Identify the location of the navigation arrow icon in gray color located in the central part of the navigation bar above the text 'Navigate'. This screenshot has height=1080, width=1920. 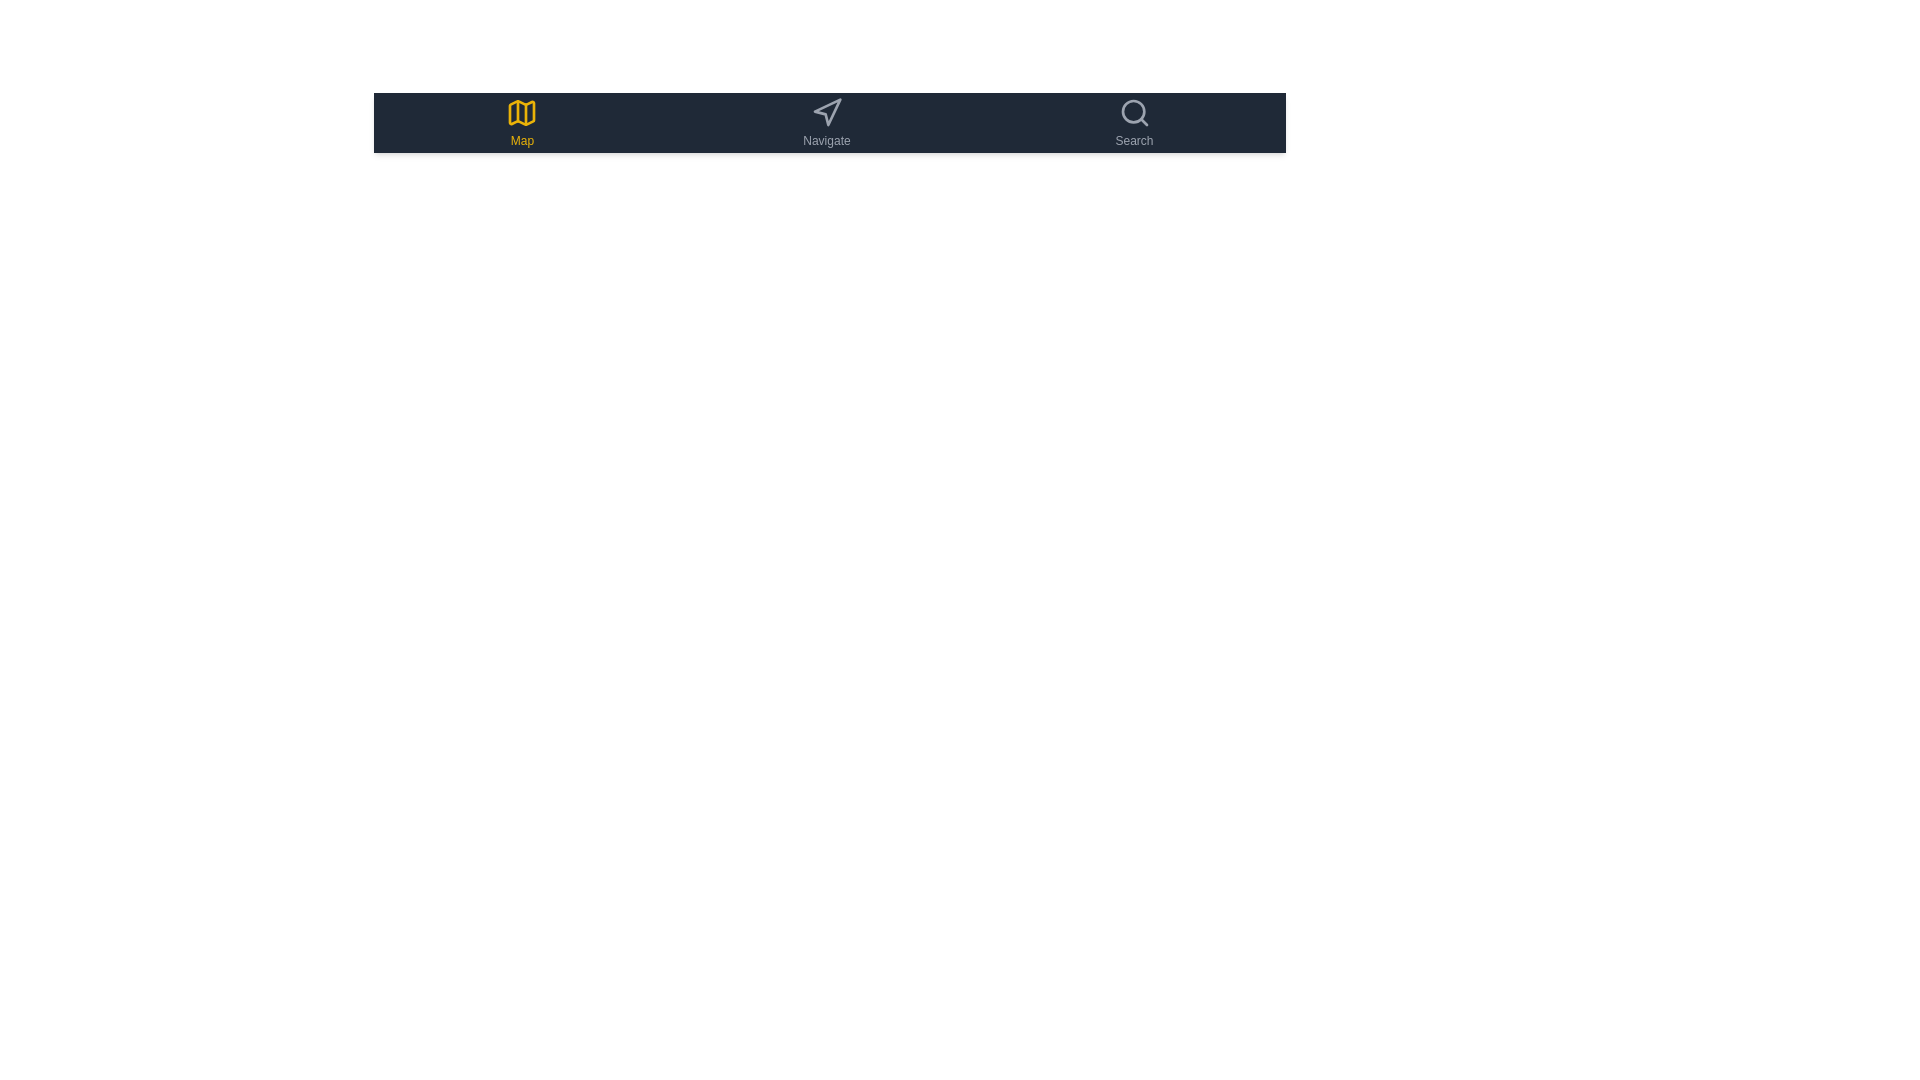
(826, 112).